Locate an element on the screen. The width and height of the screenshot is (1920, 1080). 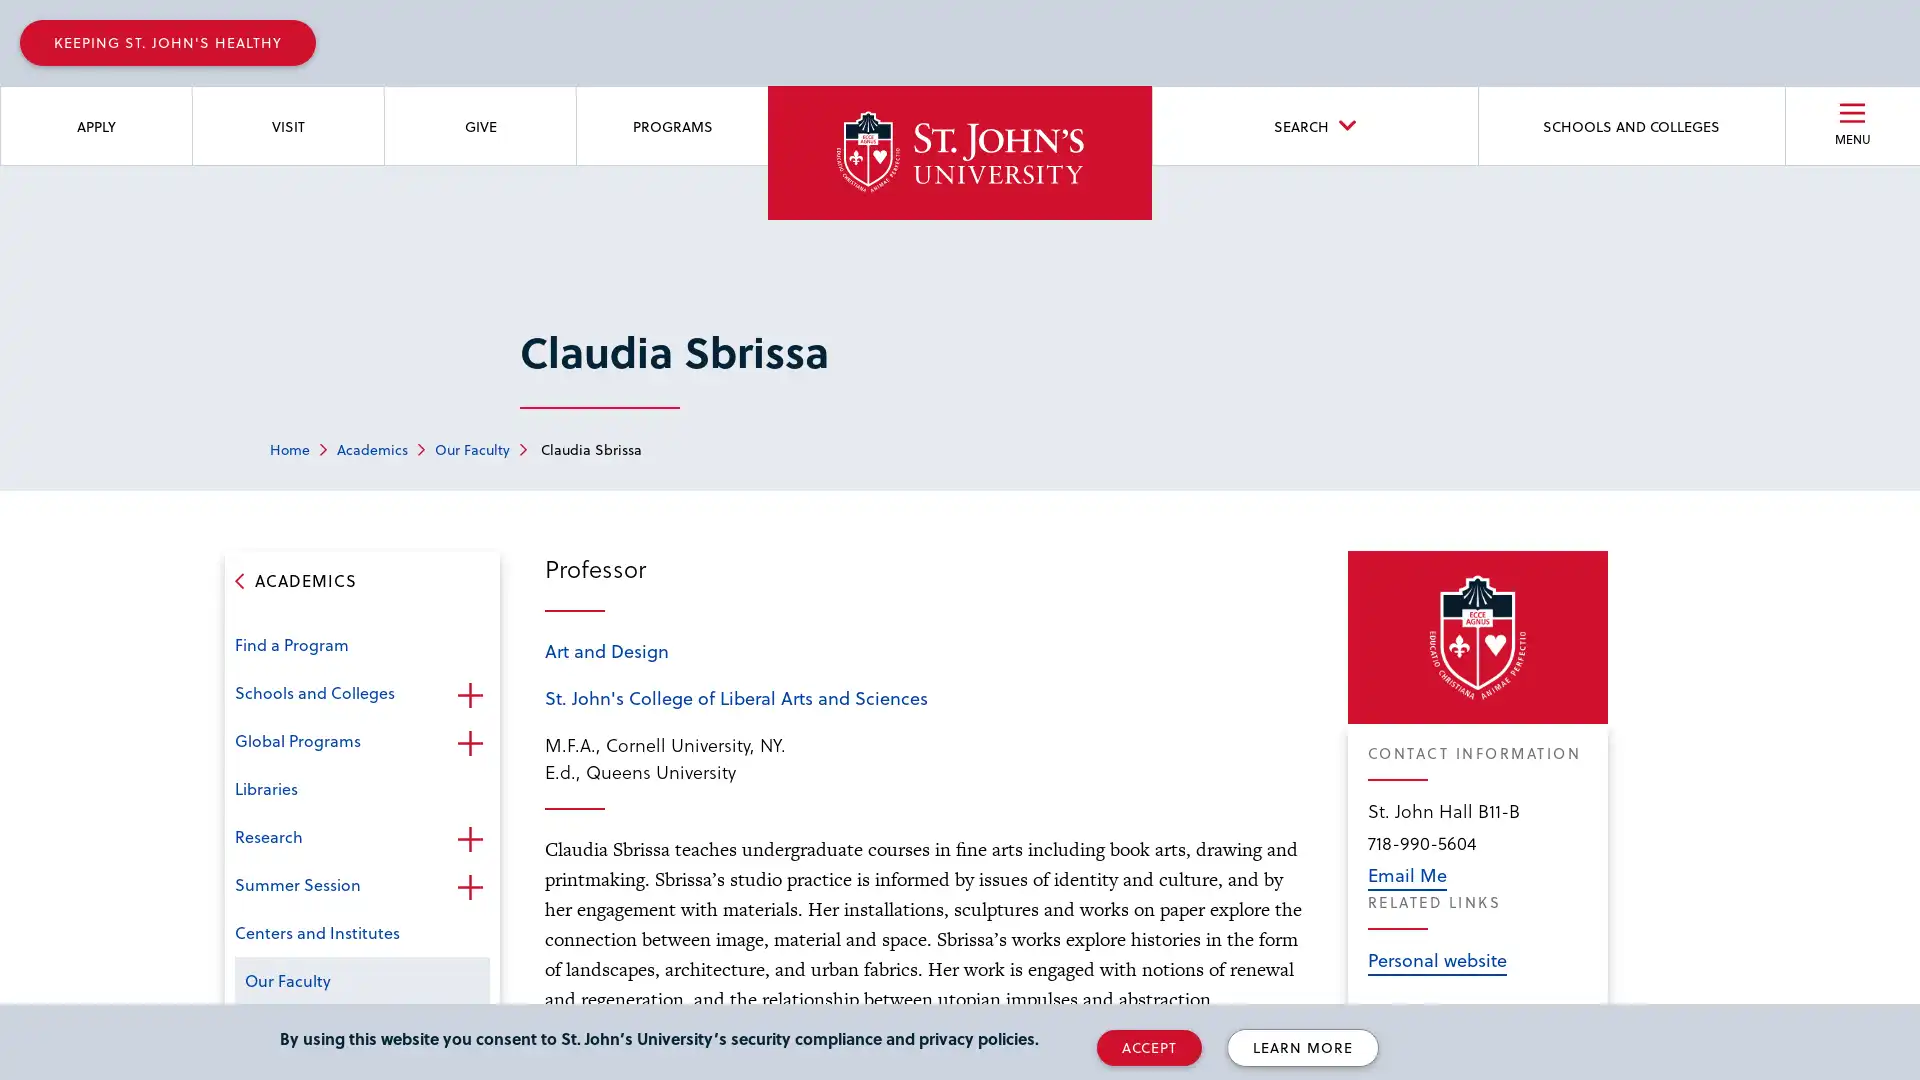
Open the sub-menu is located at coordinates (469, 886).